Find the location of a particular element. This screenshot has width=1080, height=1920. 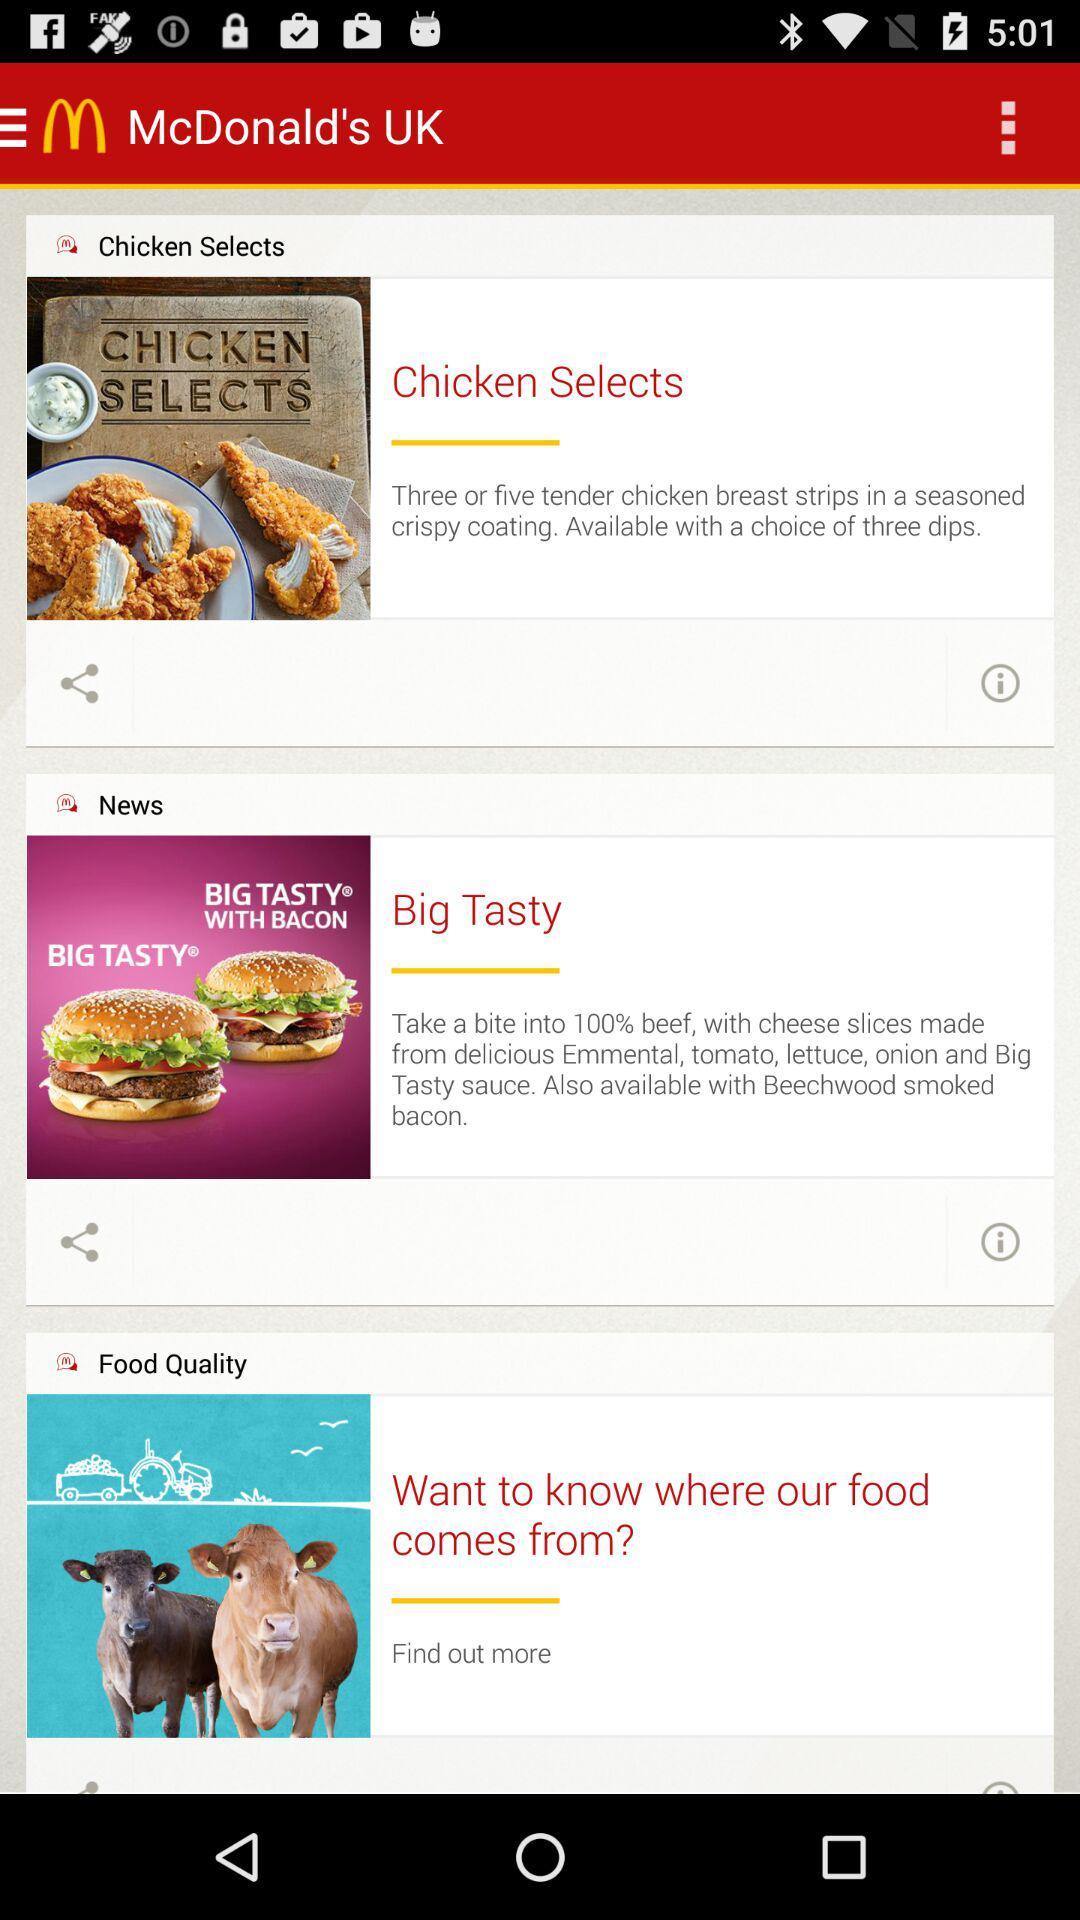

the item above news item is located at coordinates (540, 746).